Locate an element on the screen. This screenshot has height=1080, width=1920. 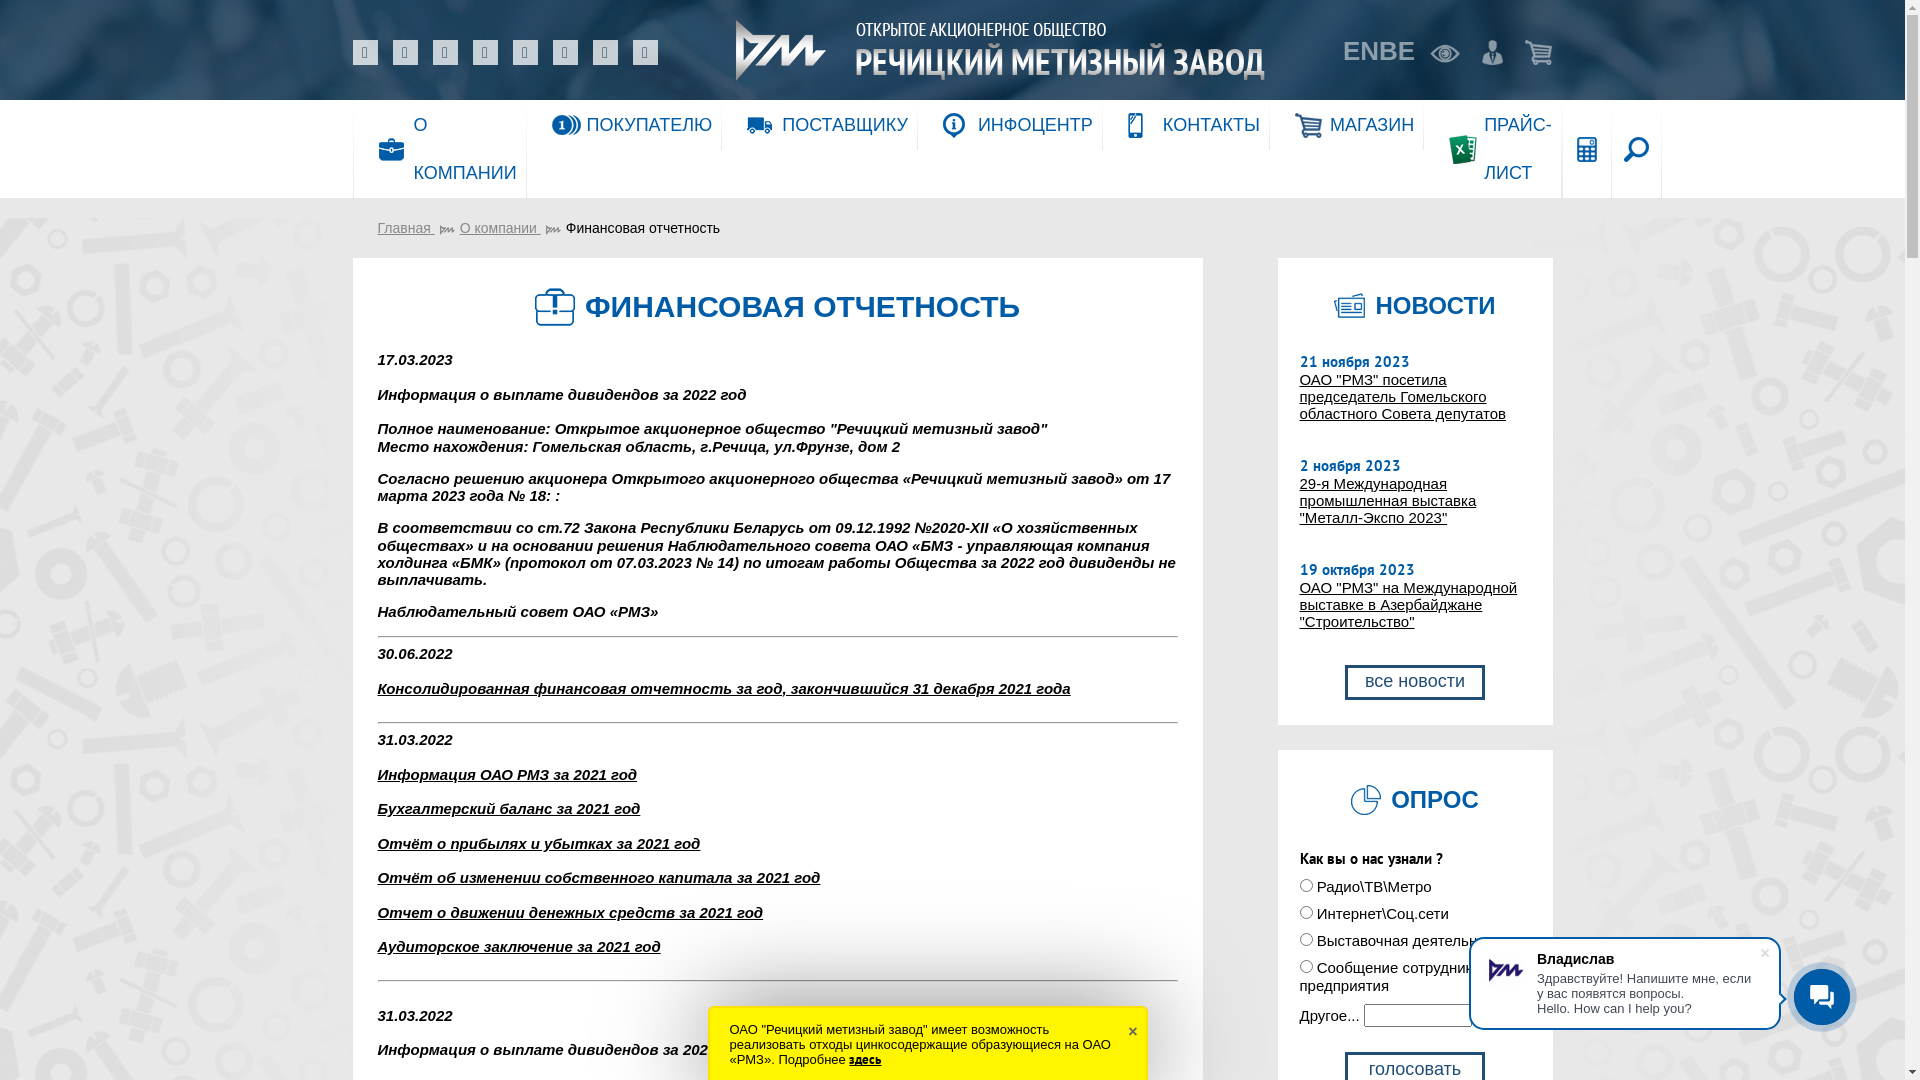
'Twitter' is located at coordinates (631, 51).